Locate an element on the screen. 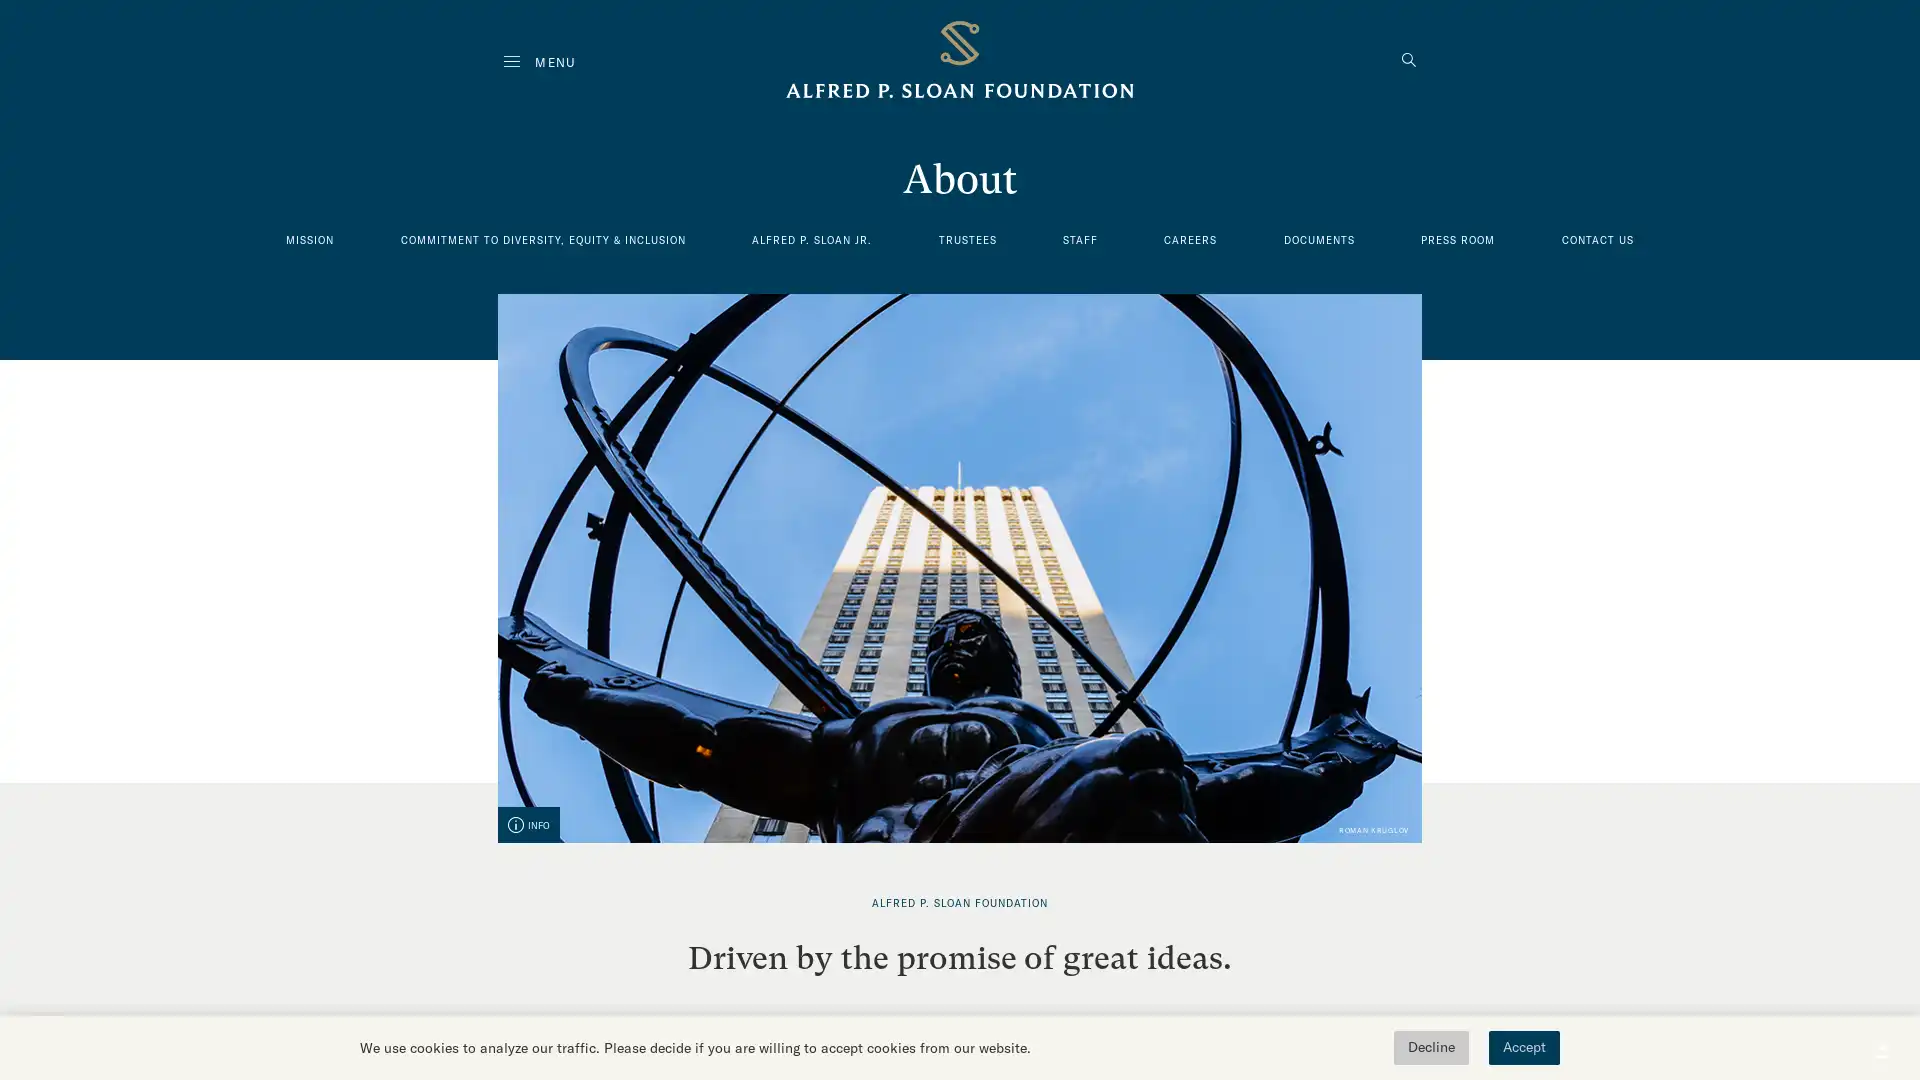  MENU is located at coordinates (539, 61).